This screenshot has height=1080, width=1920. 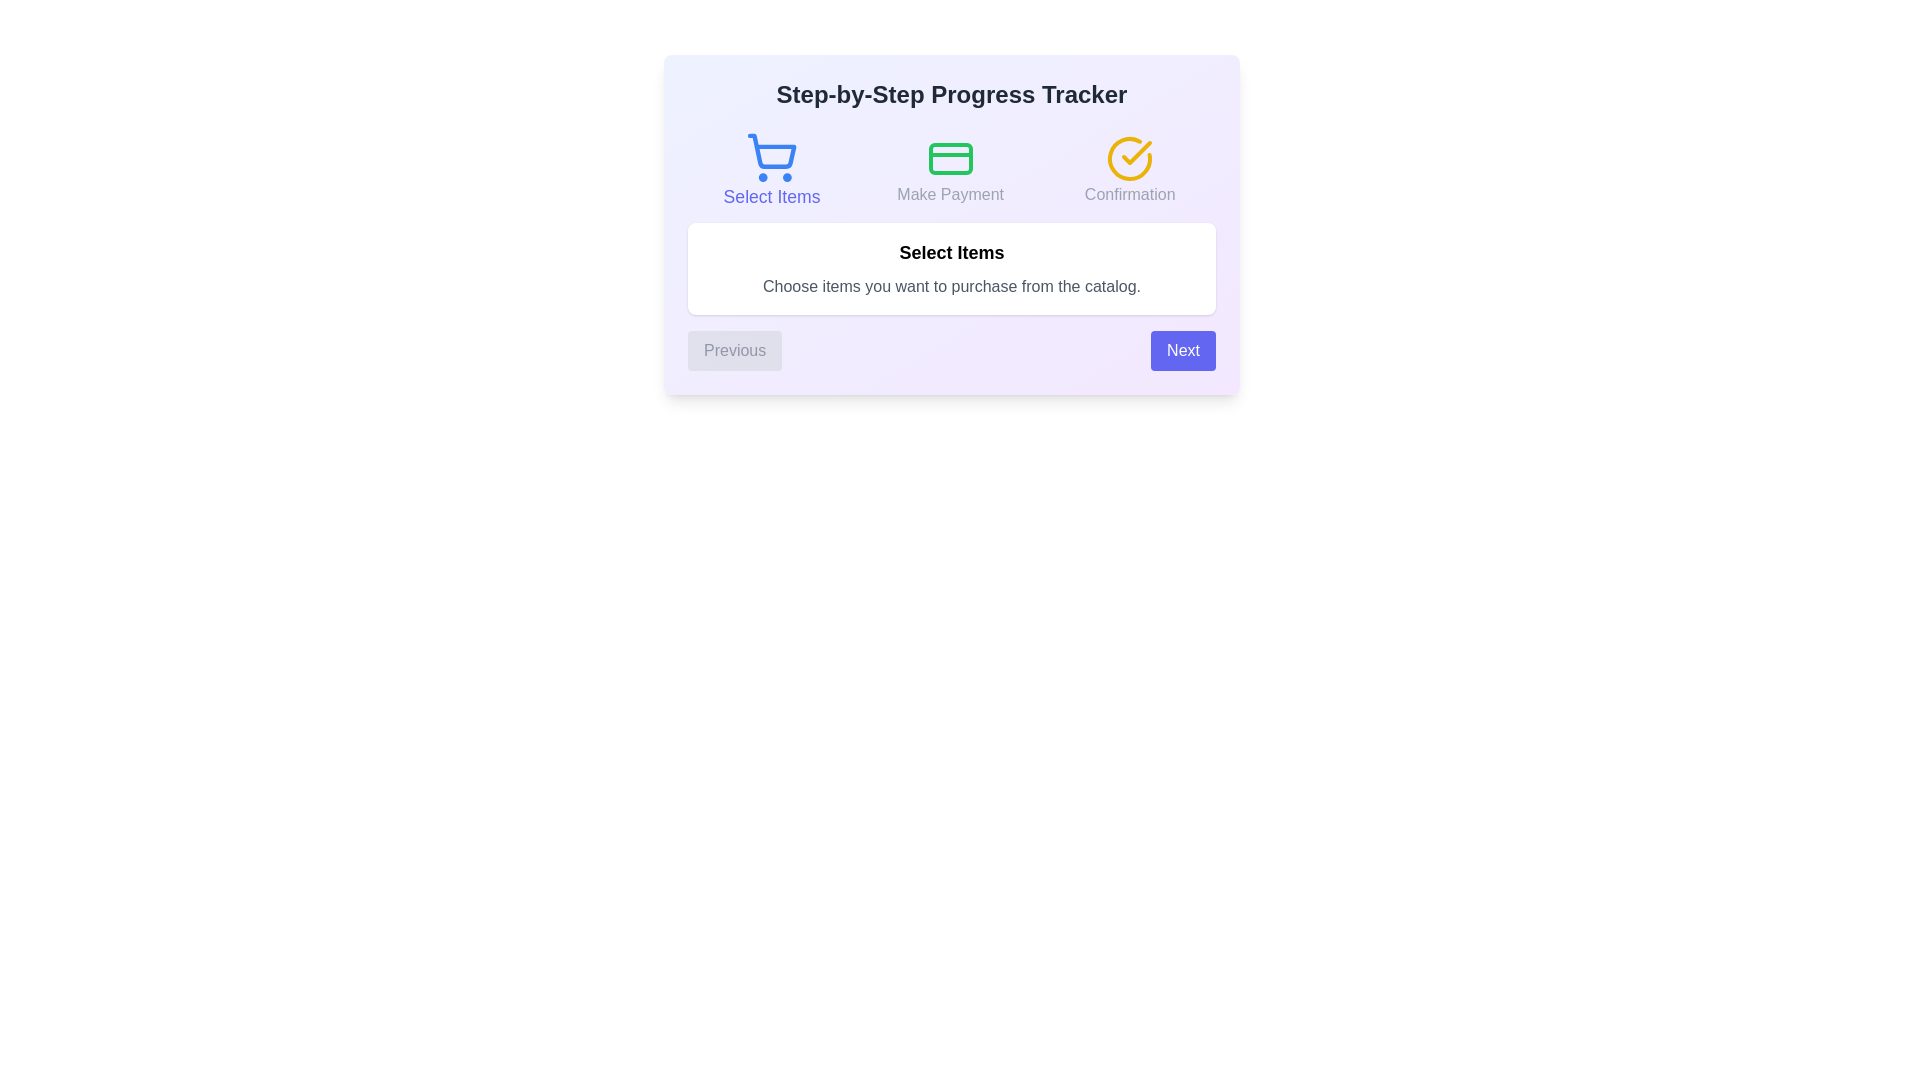 What do you see at coordinates (1182, 350) in the screenshot?
I see `'Next' button to proceed to the next step` at bounding box center [1182, 350].